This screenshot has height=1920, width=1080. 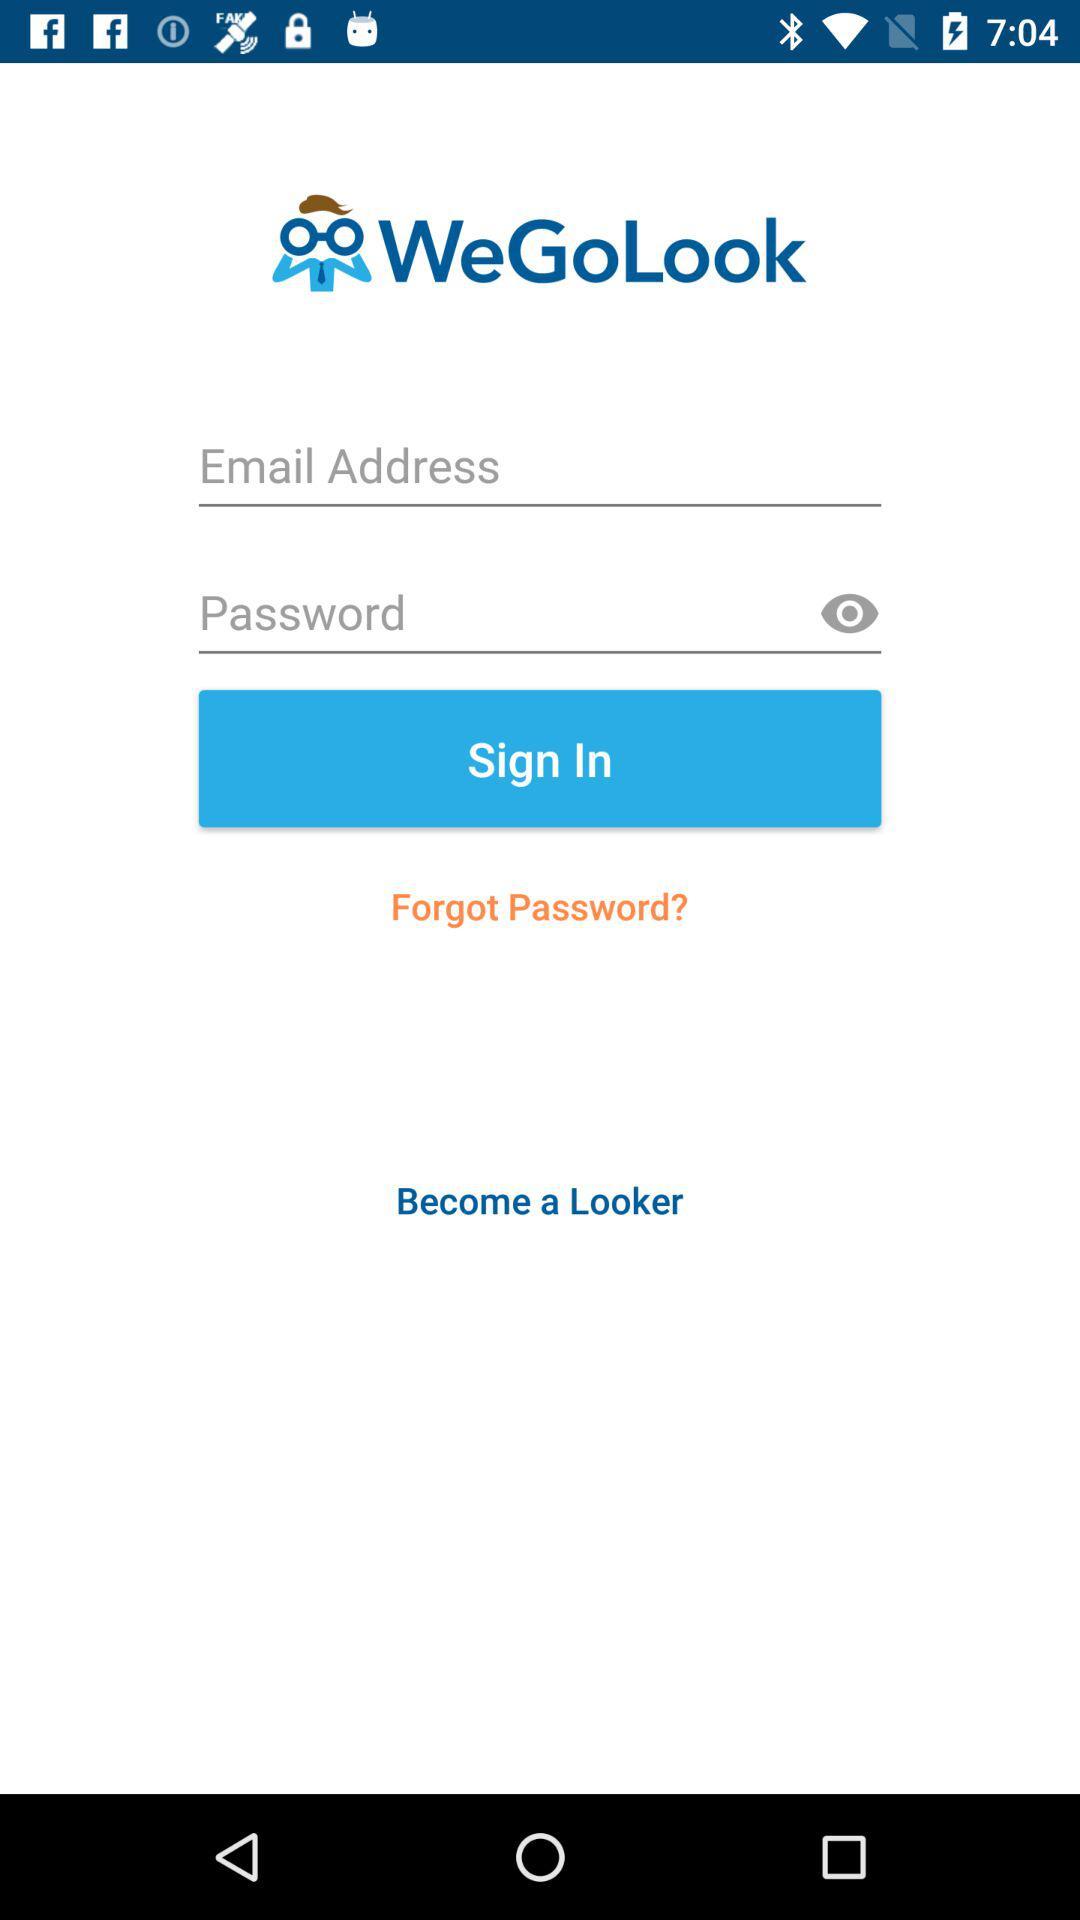 I want to click on sign in, so click(x=540, y=757).